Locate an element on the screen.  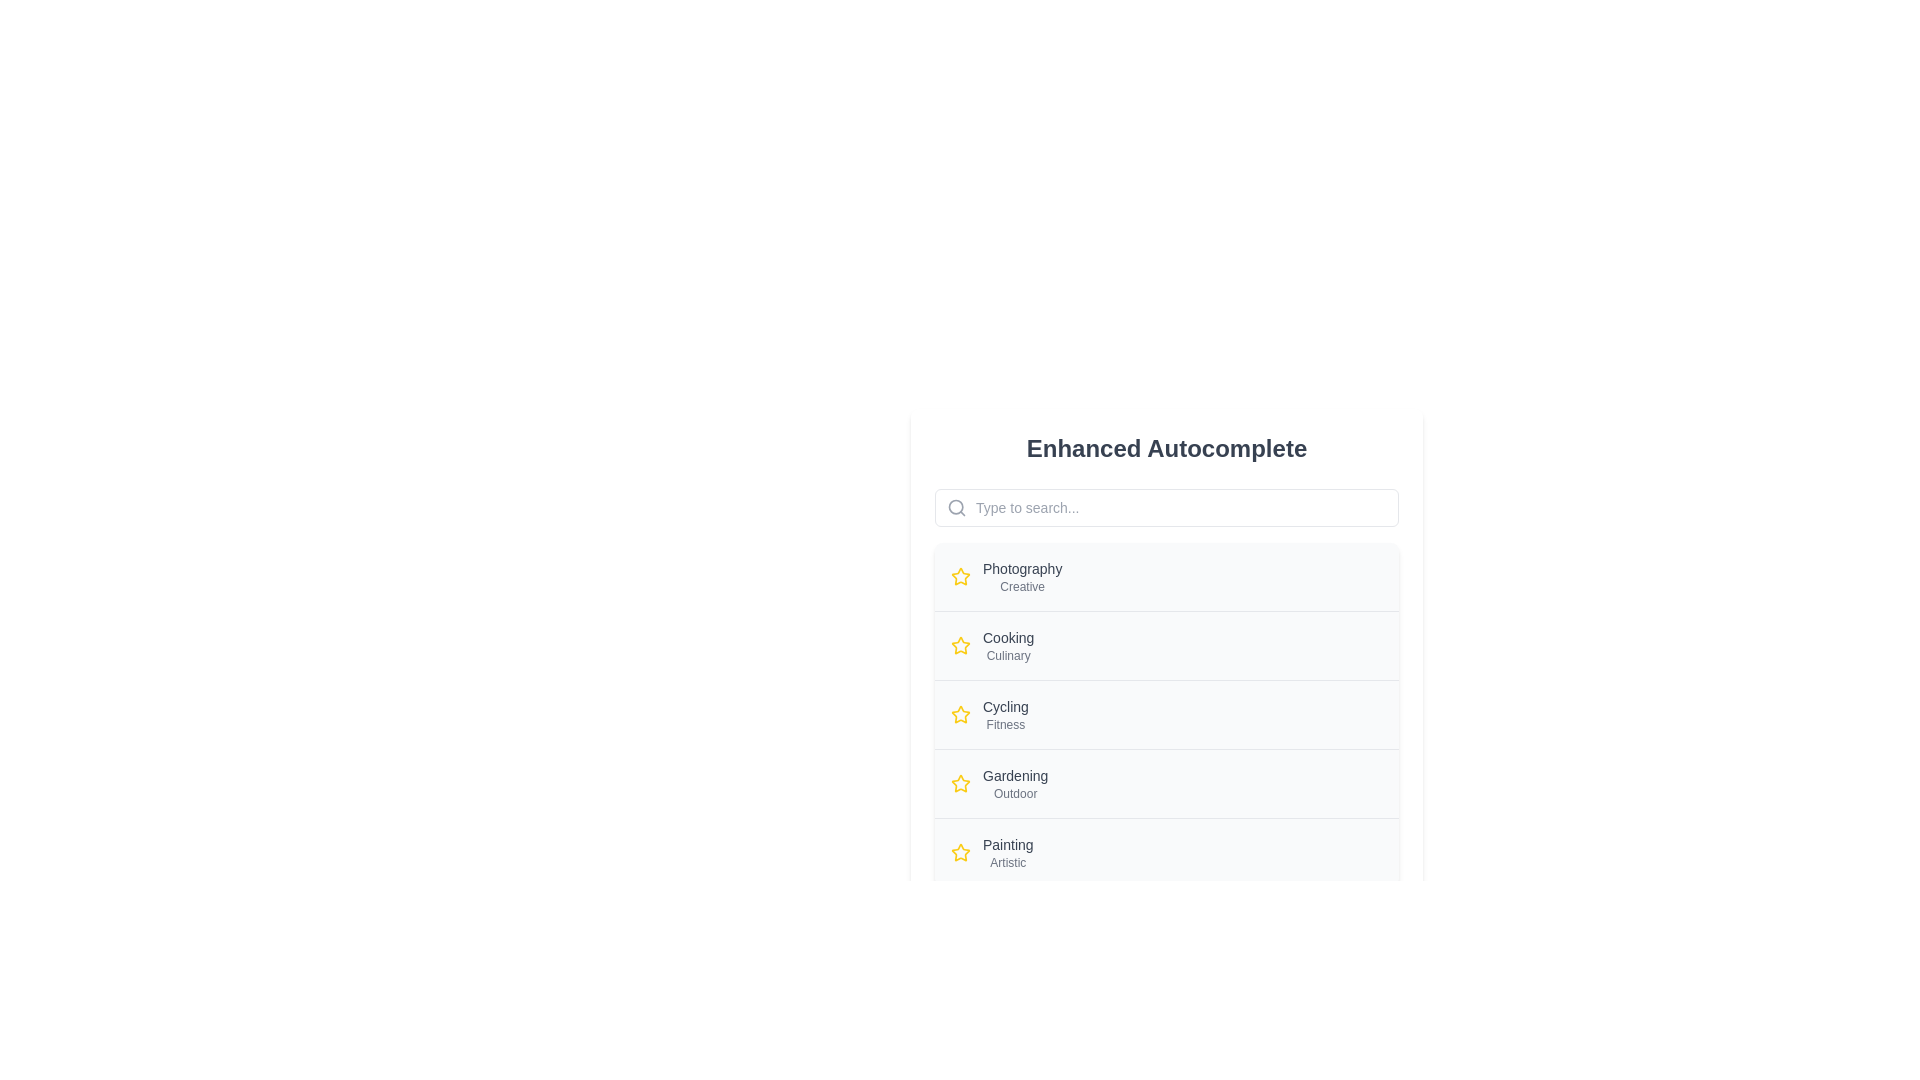
the selectable list item labeled 'Cooking' is located at coordinates (1166, 659).